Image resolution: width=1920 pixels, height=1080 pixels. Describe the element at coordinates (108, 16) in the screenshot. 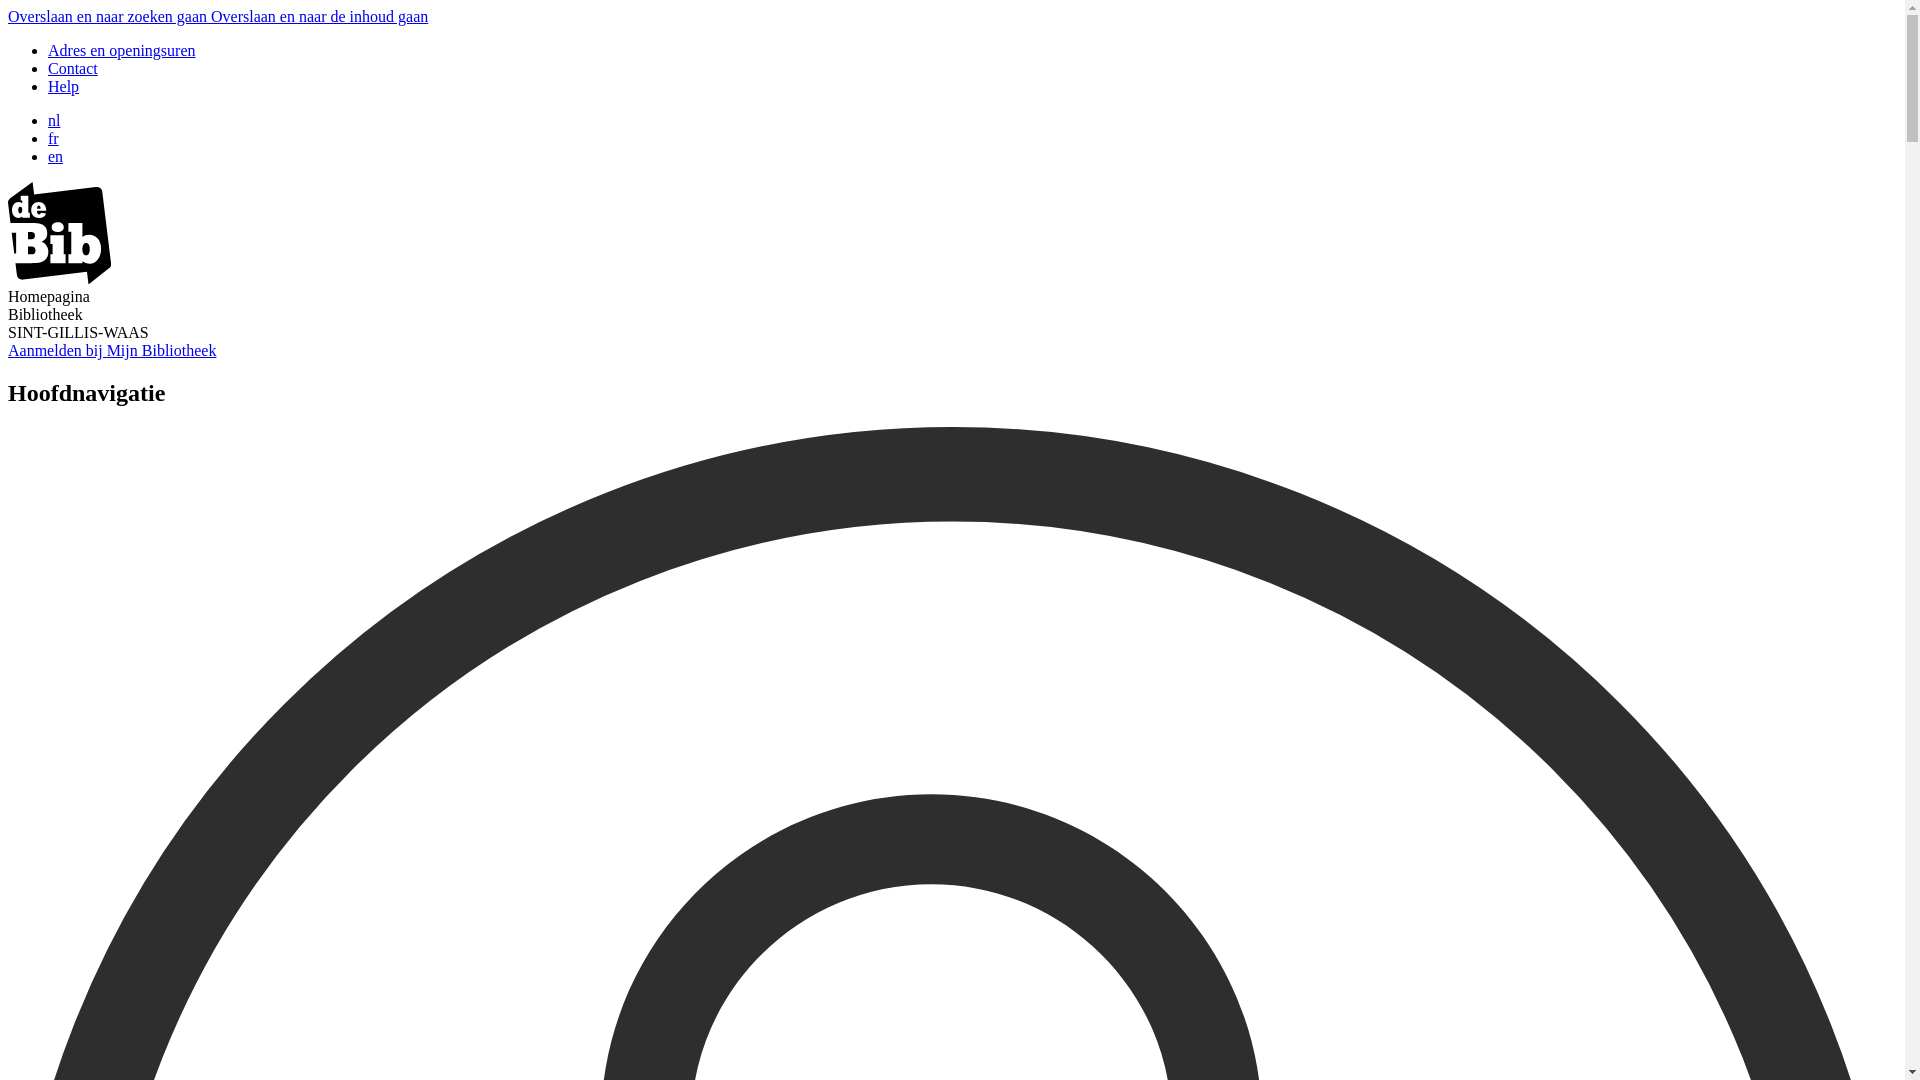

I see `'Overslaan en naar zoeken gaan'` at that location.